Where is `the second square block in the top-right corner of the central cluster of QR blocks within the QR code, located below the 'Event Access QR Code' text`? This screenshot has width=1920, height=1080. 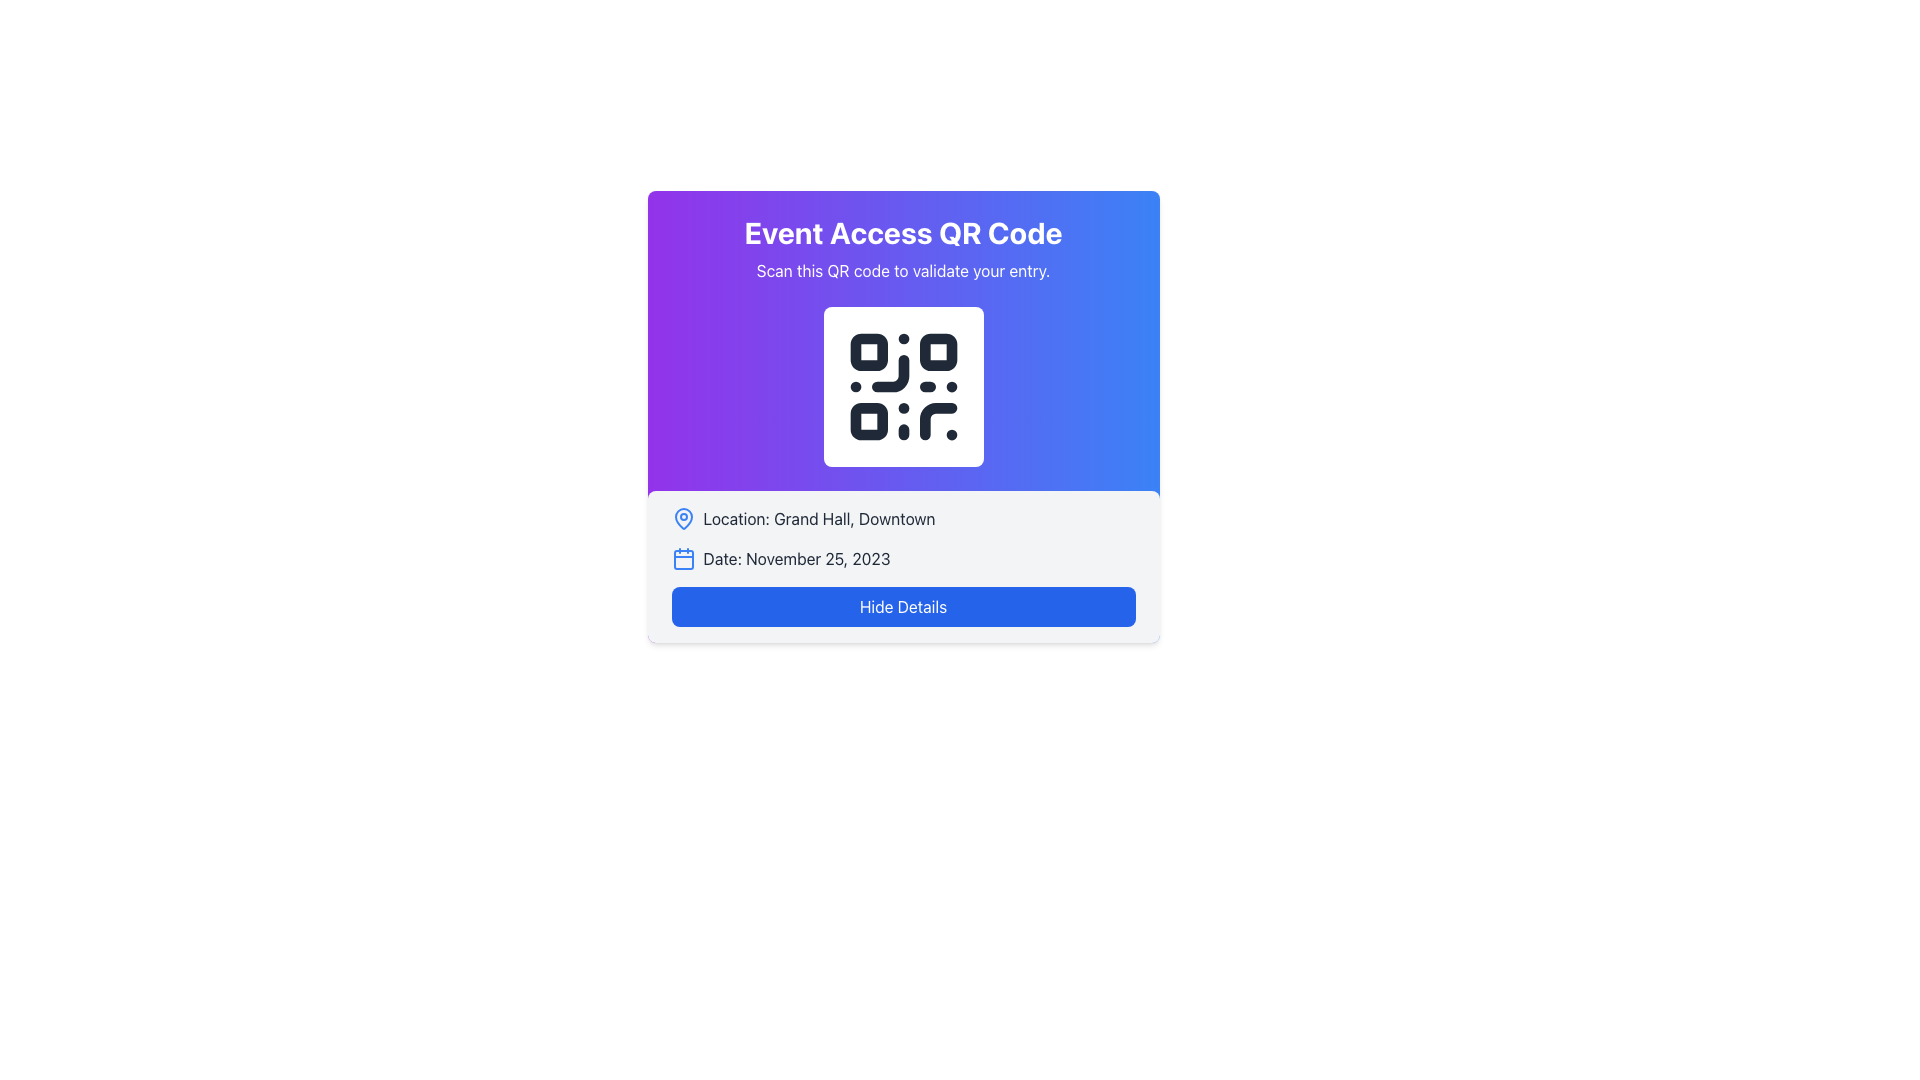 the second square block in the top-right corner of the central cluster of QR blocks within the QR code, located below the 'Event Access QR Code' text is located at coordinates (937, 351).